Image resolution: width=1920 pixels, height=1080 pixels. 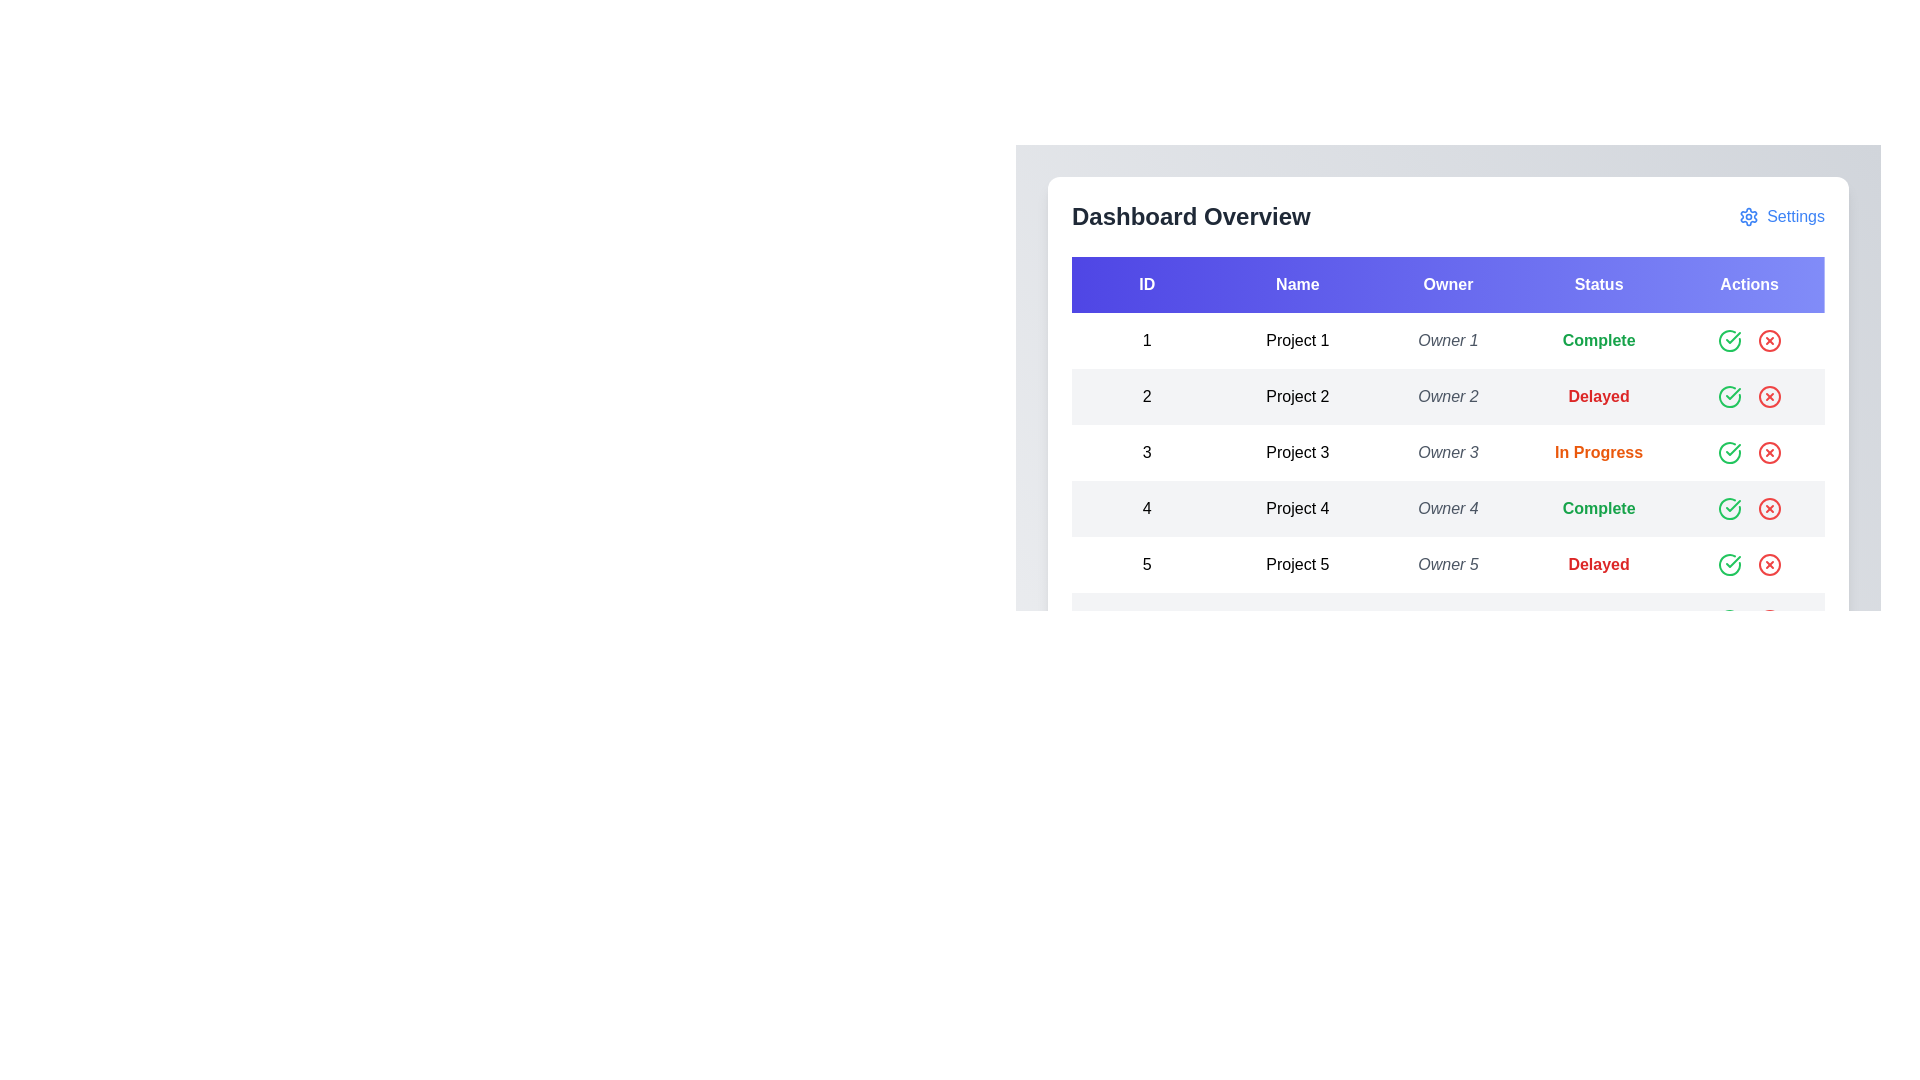 What do you see at coordinates (1728, 452) in the screenshot?
I see `green button in the actions column for the task with ID 3` at bounding box center [1728, 452].